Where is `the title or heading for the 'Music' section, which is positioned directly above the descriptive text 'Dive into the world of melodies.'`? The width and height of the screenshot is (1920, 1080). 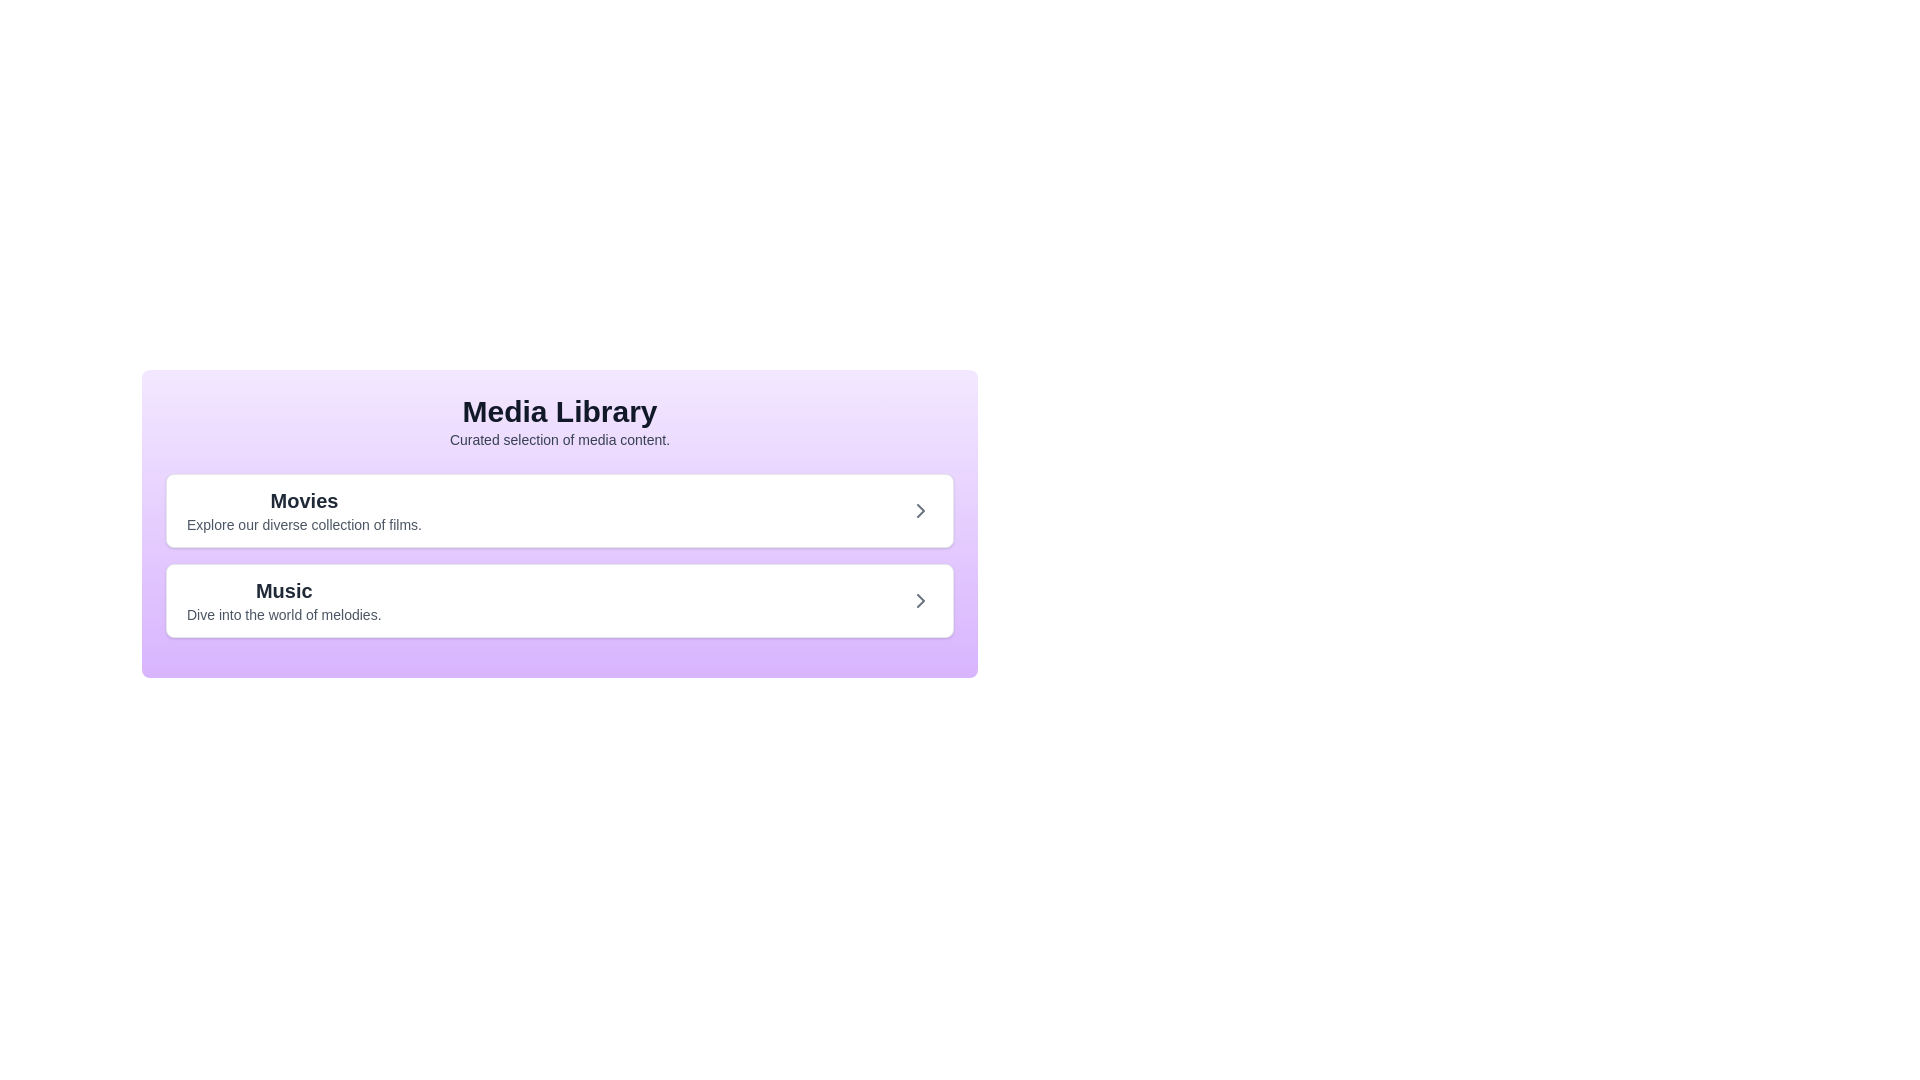 the title or heading for the 'Music' section, which is positioned directly above the descriptive text 'Dive into the world of melodies.' is located at coordinates (283, 589).